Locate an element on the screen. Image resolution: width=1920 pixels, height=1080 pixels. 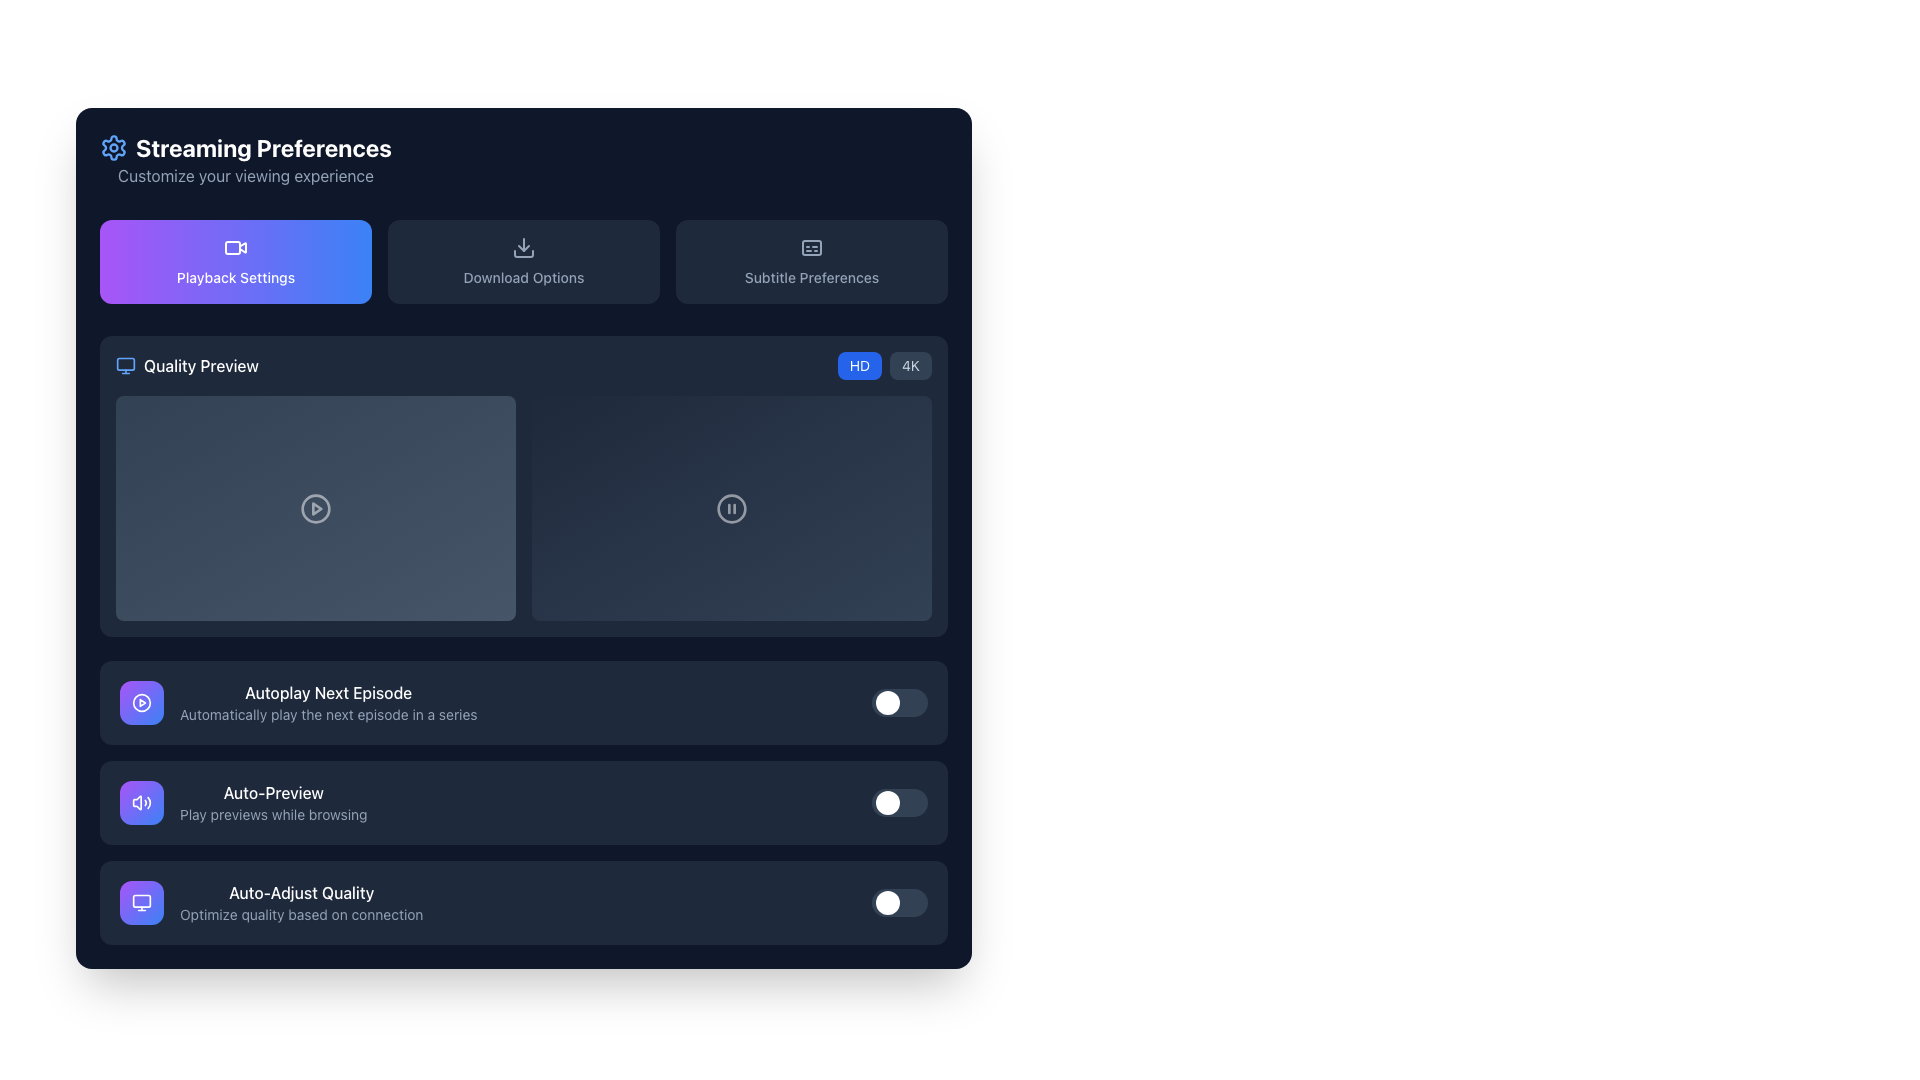
the circular knob of the toggle switch for 'Auto-Adjust Quality' located in the bottom right corner under 'Streaming Preferences' is located at coordinates (899, 902).